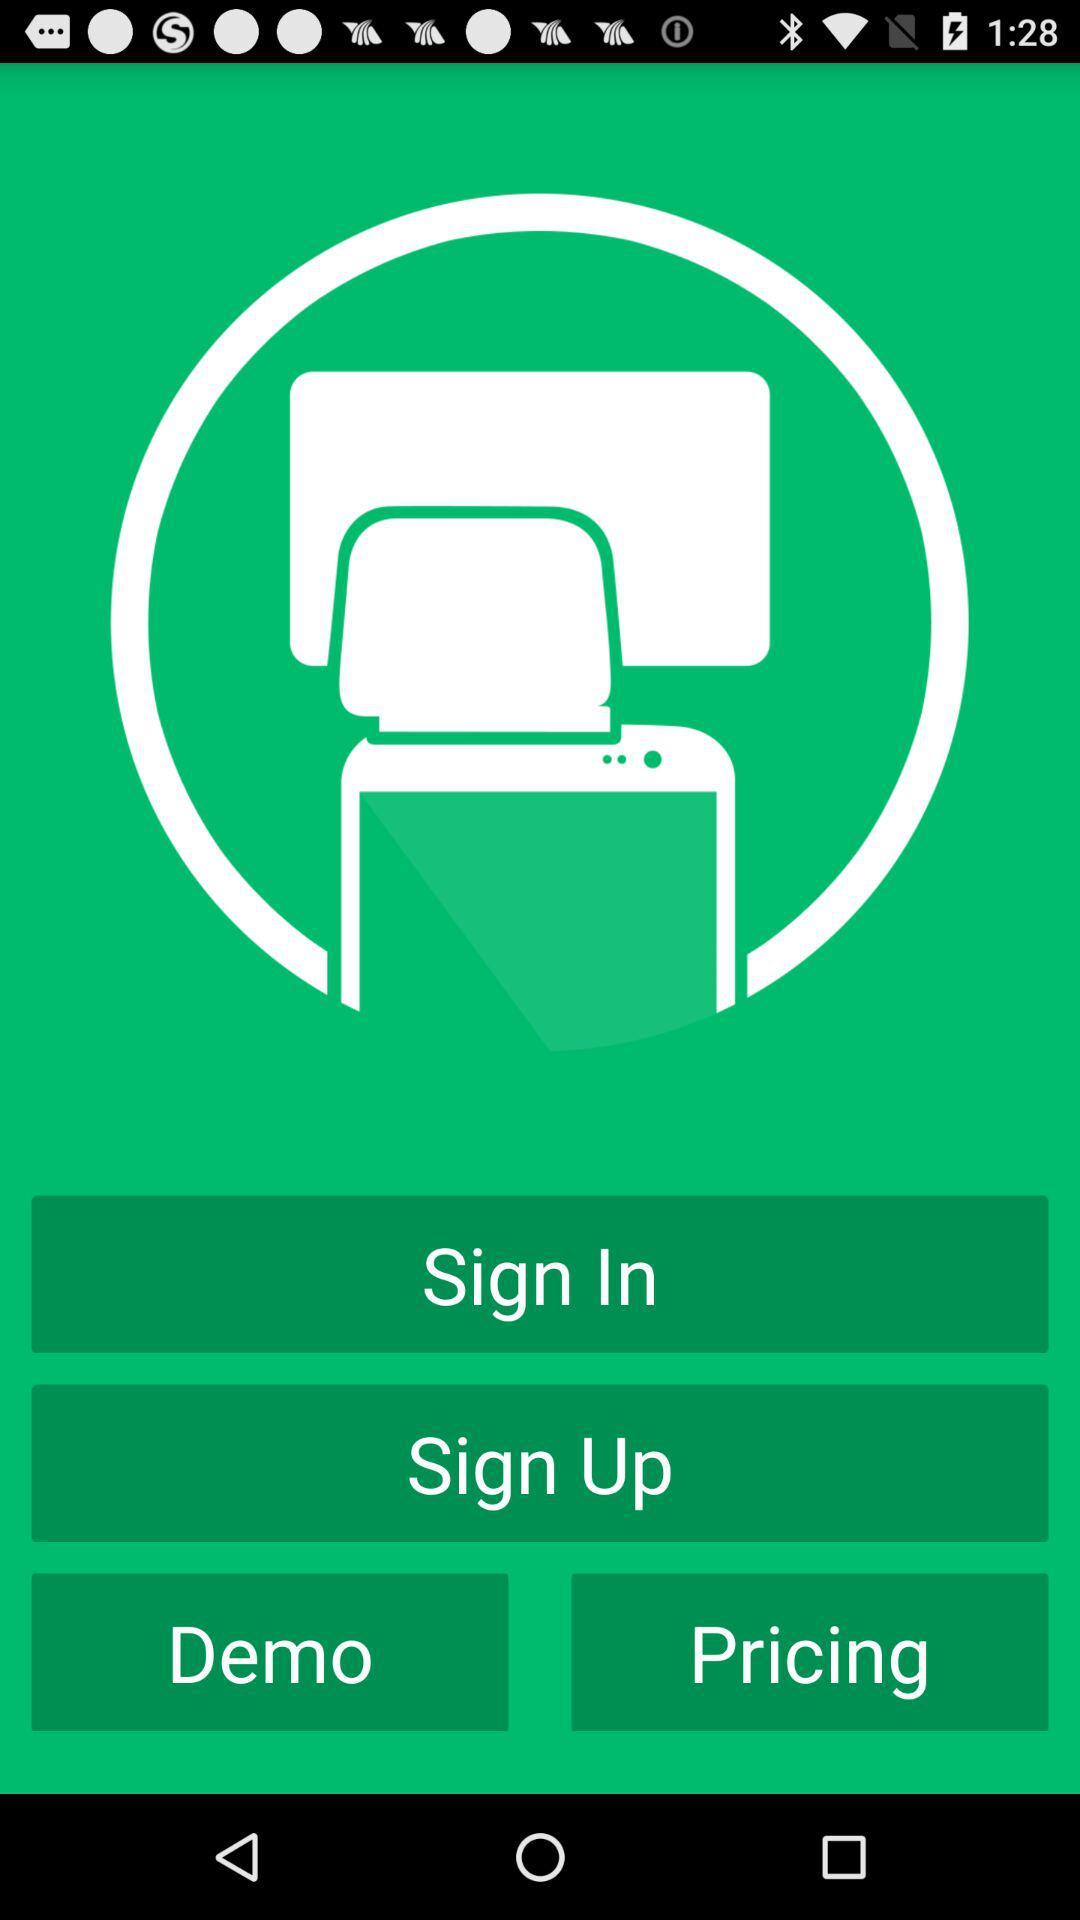 This screenshot has height=1920, width=1080. What do you see at coordinates (270, 1652) in the screenshot?
I see `the demo app` at bounding box center [270, 1652].